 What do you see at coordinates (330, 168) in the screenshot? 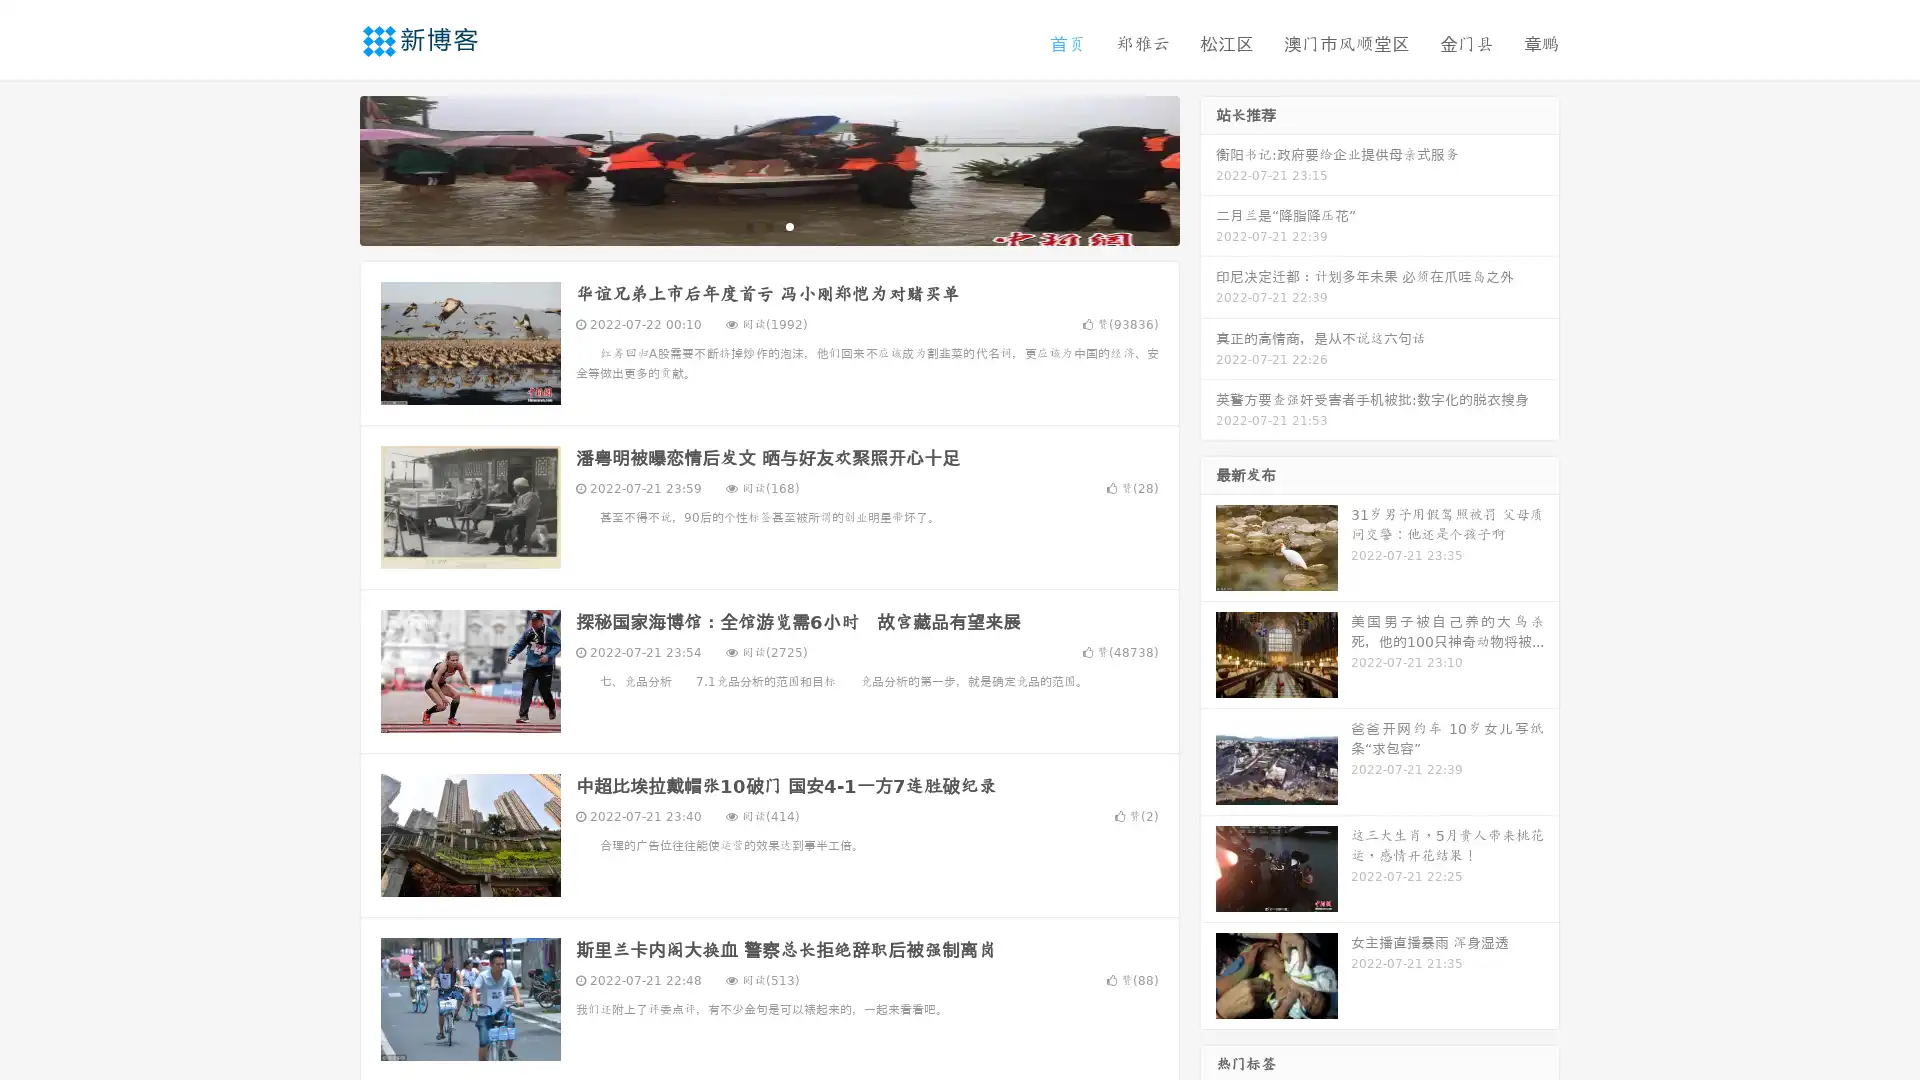
I see `Previous slide` at bounding box center [330, 168].